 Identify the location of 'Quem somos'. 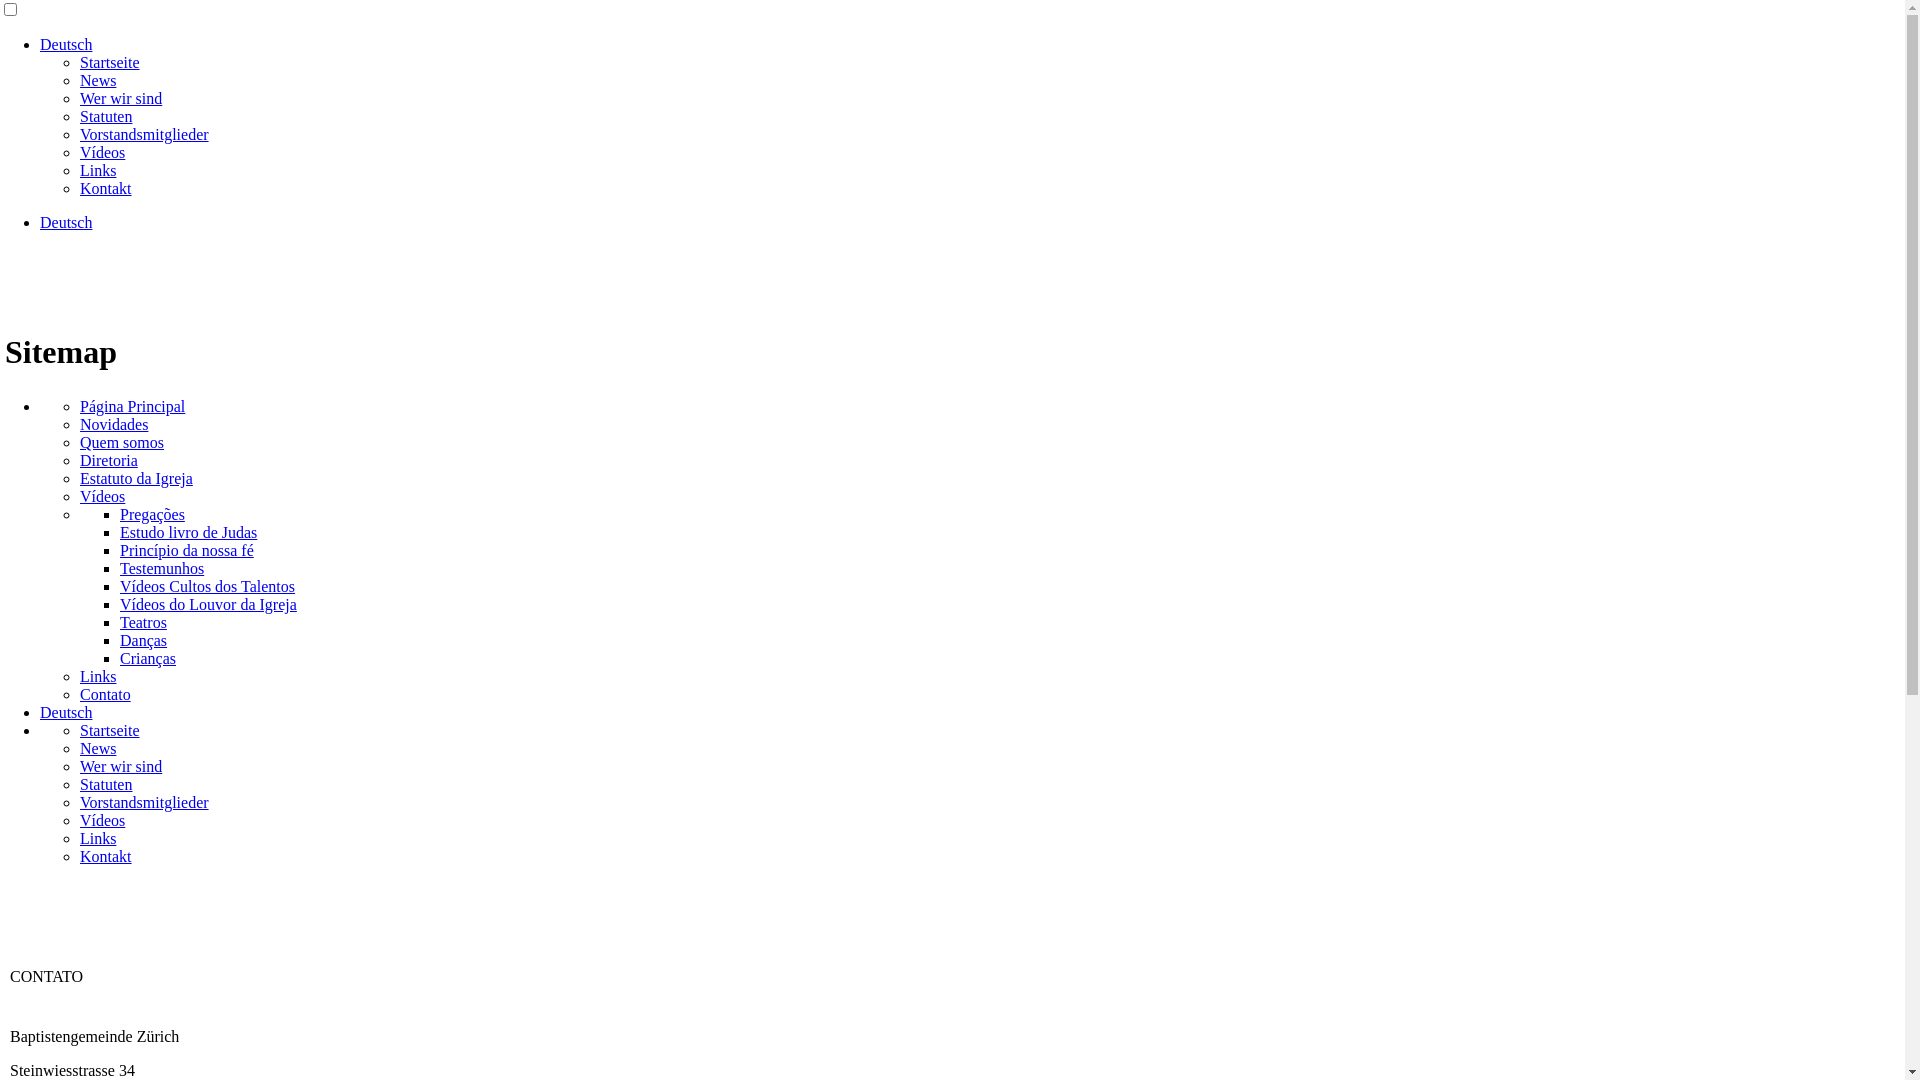
(120, 441).